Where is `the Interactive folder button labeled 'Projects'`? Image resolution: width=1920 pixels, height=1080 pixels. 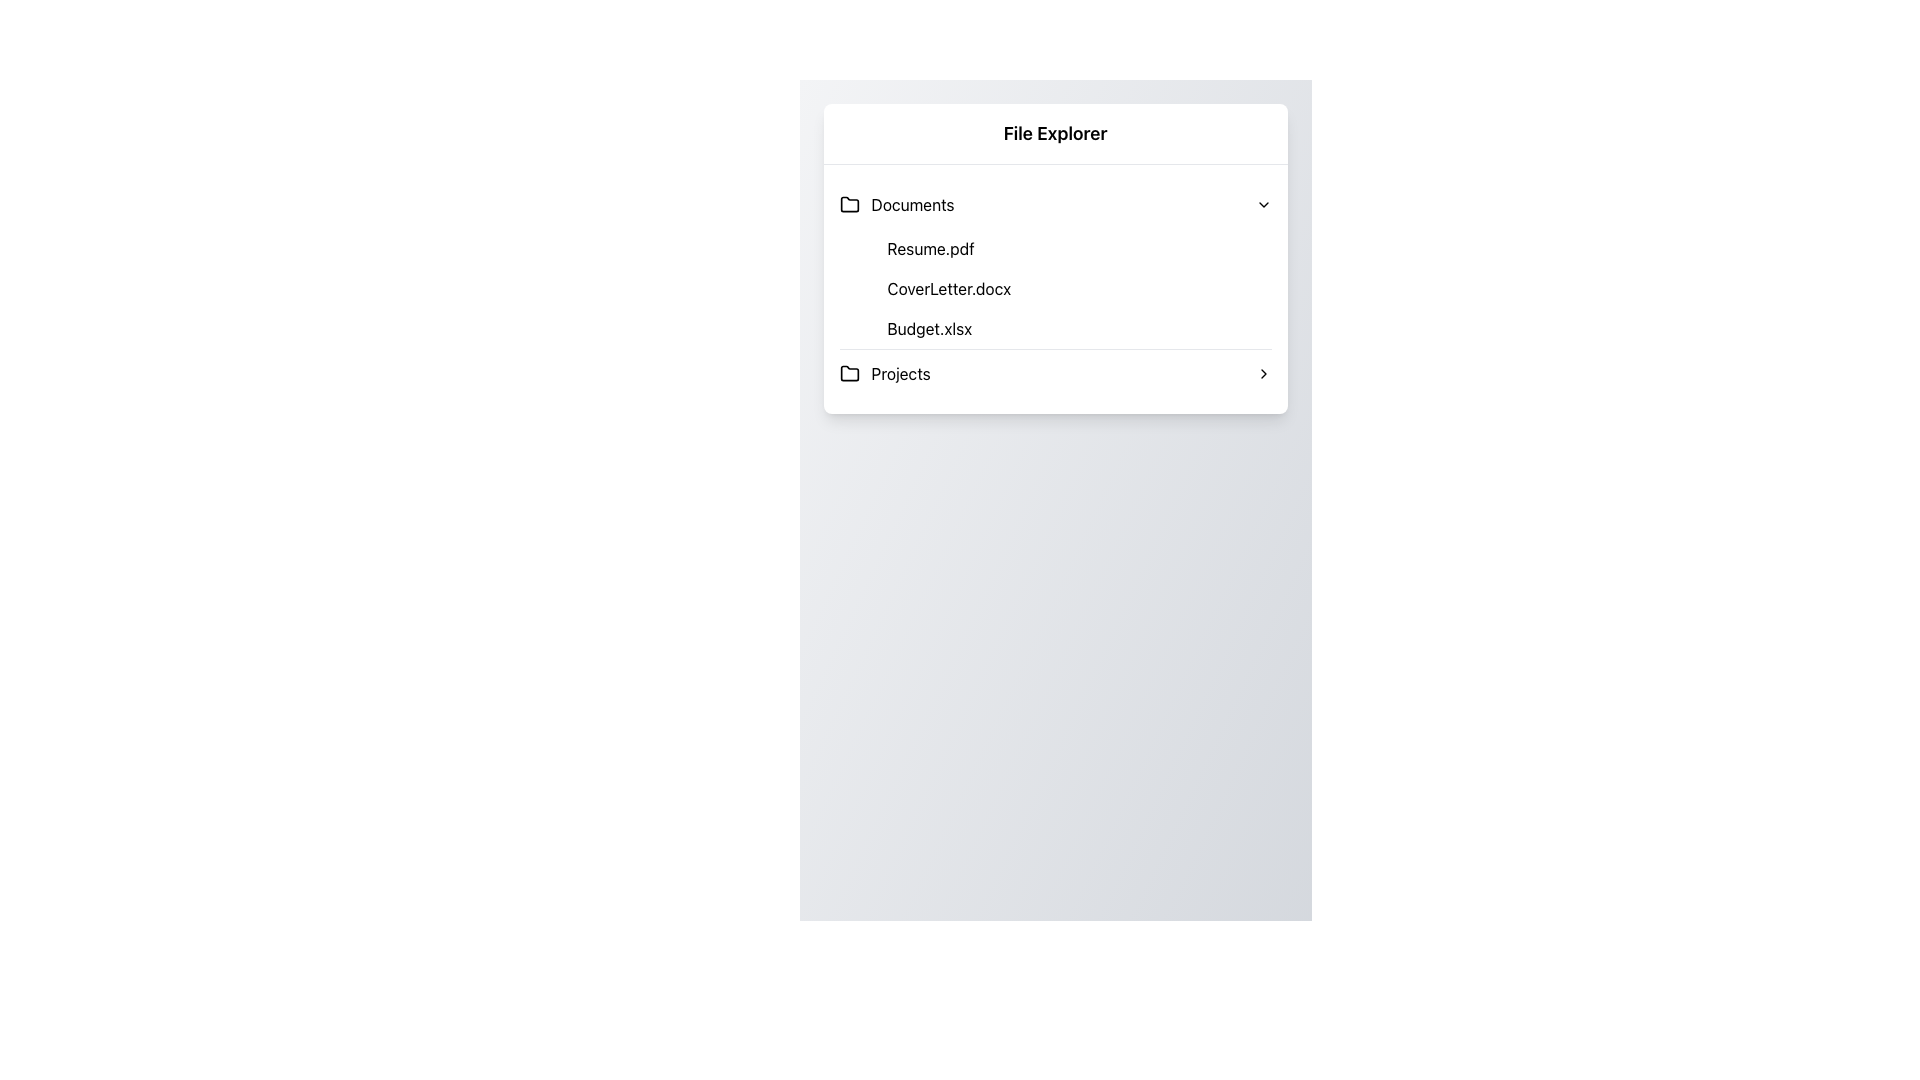 the Interactive folder button labeled 'Projects' is located at coordinates (884, 374).